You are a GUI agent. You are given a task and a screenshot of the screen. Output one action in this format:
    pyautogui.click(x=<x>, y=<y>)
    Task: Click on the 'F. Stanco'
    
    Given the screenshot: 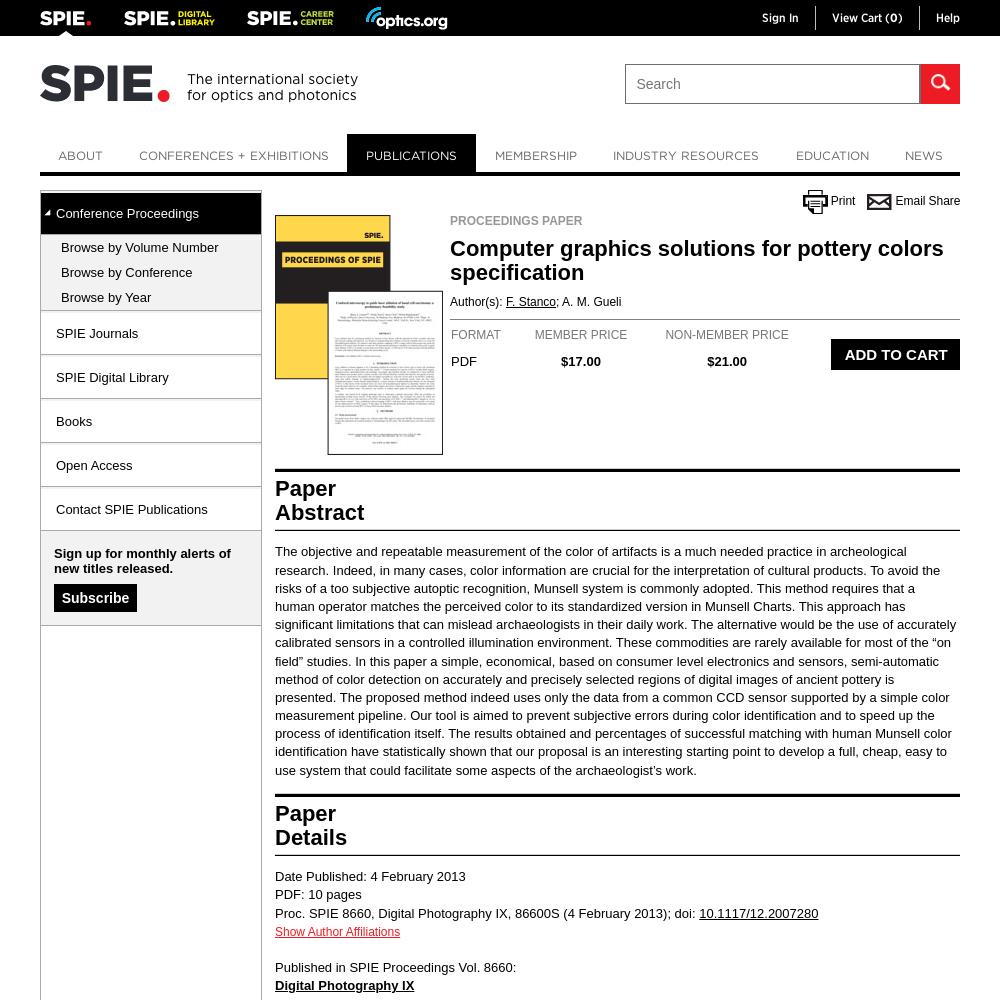 What is the action you would take?
    pyautogui.click(x=531, y=302)
    